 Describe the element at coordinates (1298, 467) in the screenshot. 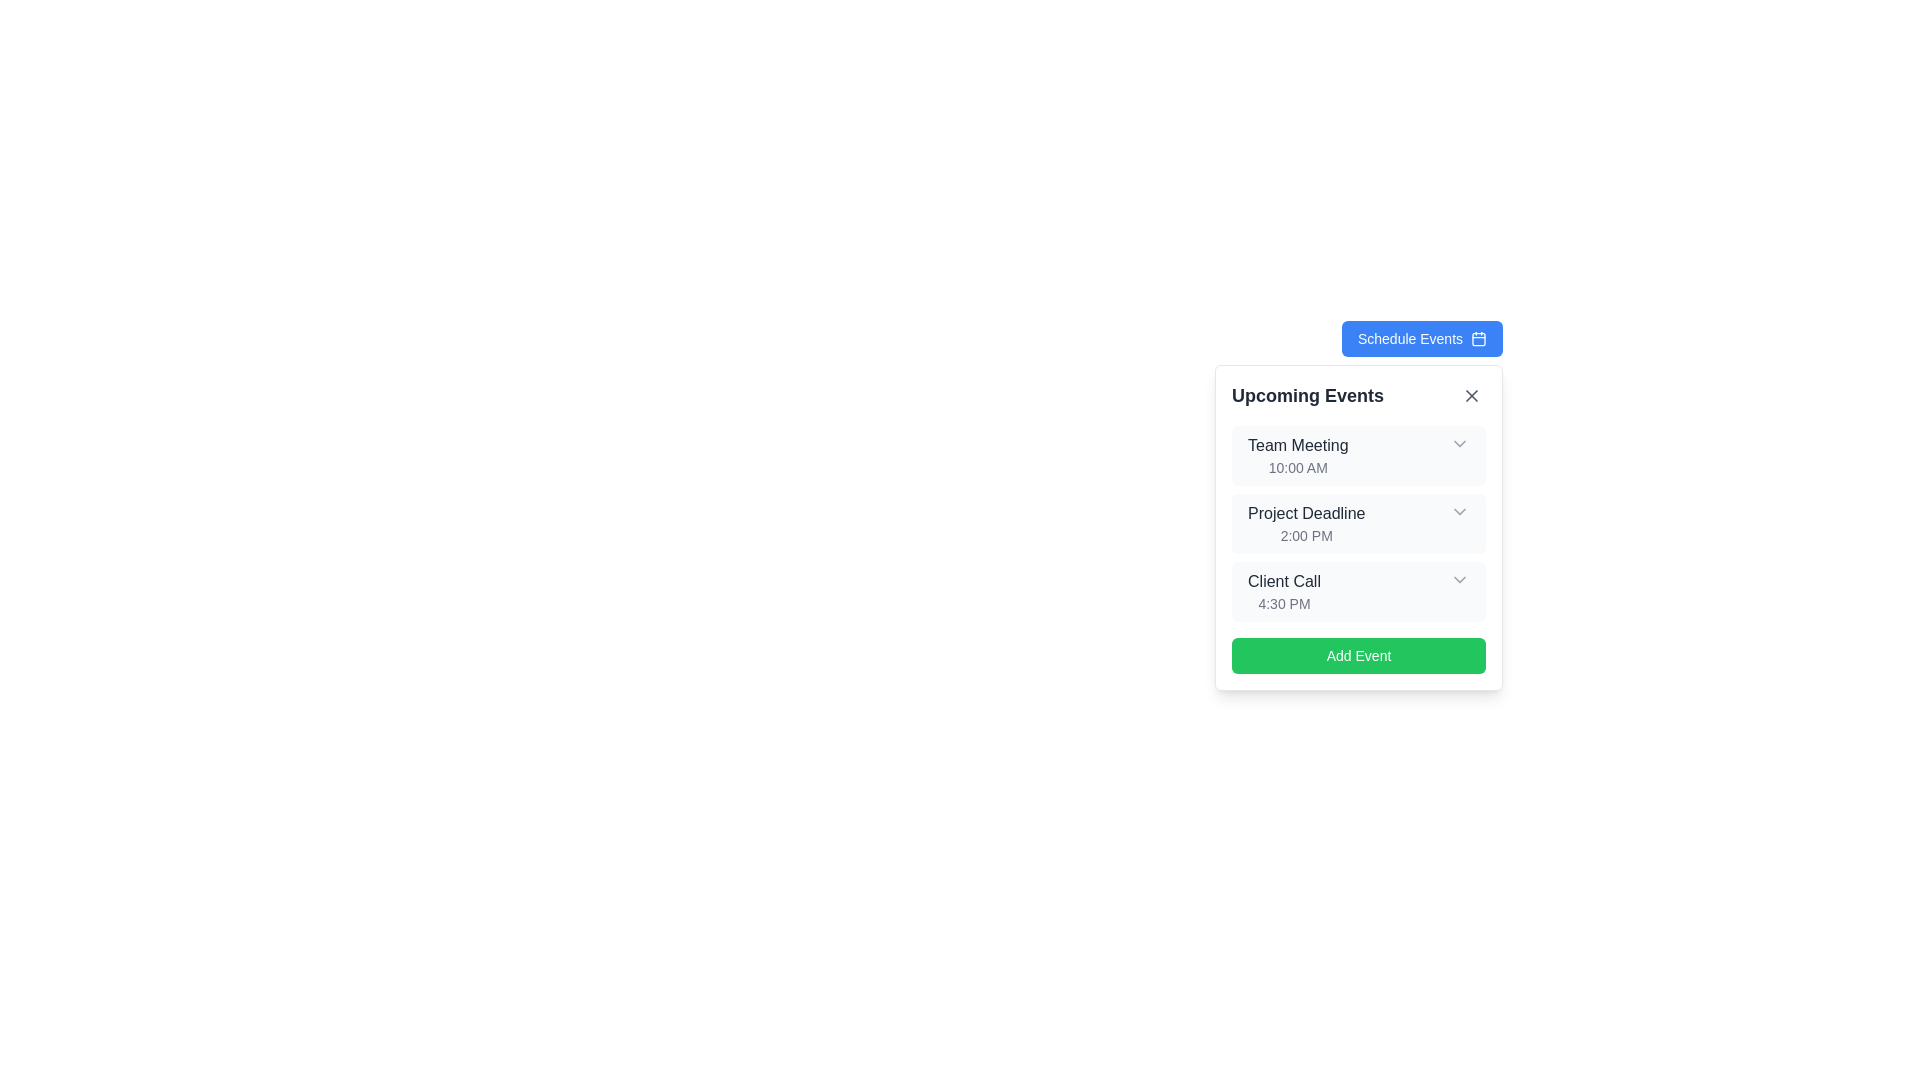

I see `the text label displaying '10:00 AM' with a gray font style located below the 'Team Meeting' title in the 'Upcoming Events' section` at that location.